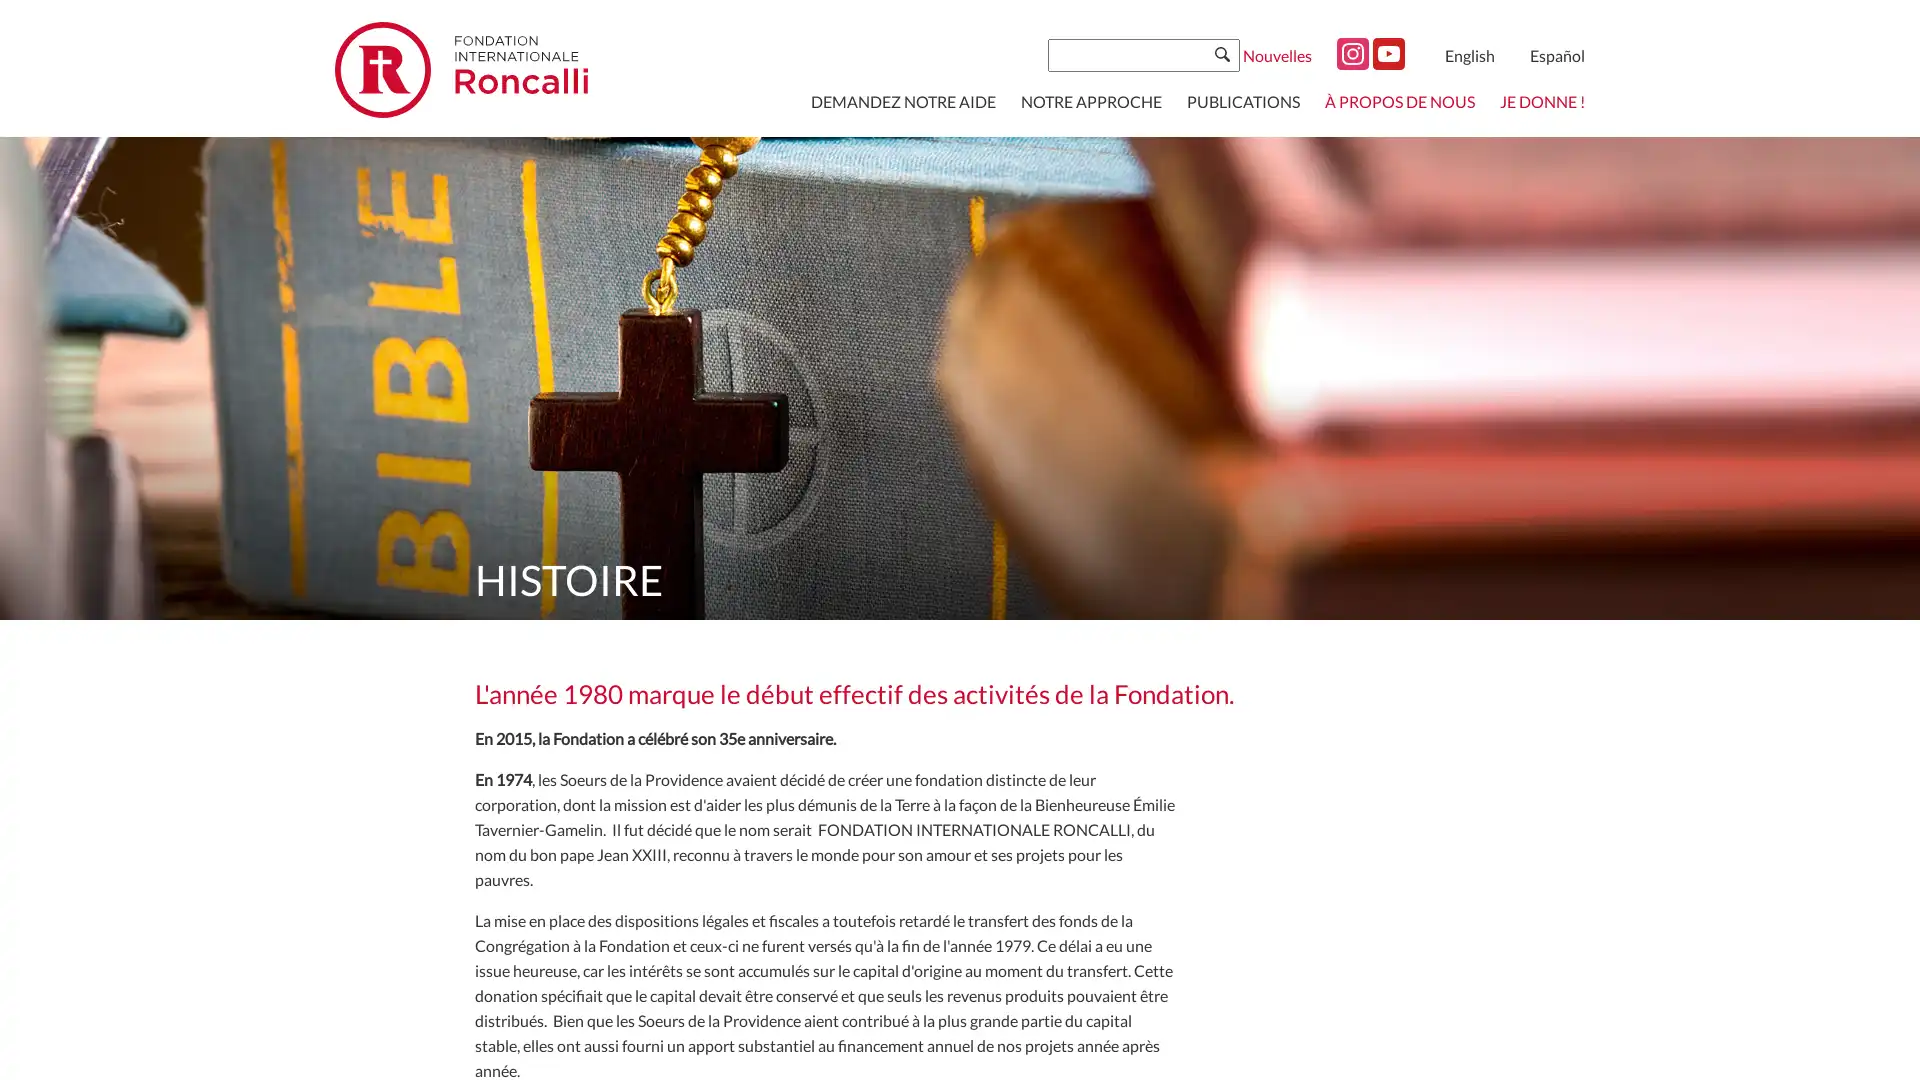 This screenshot has height=1080, width=1920. I want to click on Chercher, so click(1221, 53).